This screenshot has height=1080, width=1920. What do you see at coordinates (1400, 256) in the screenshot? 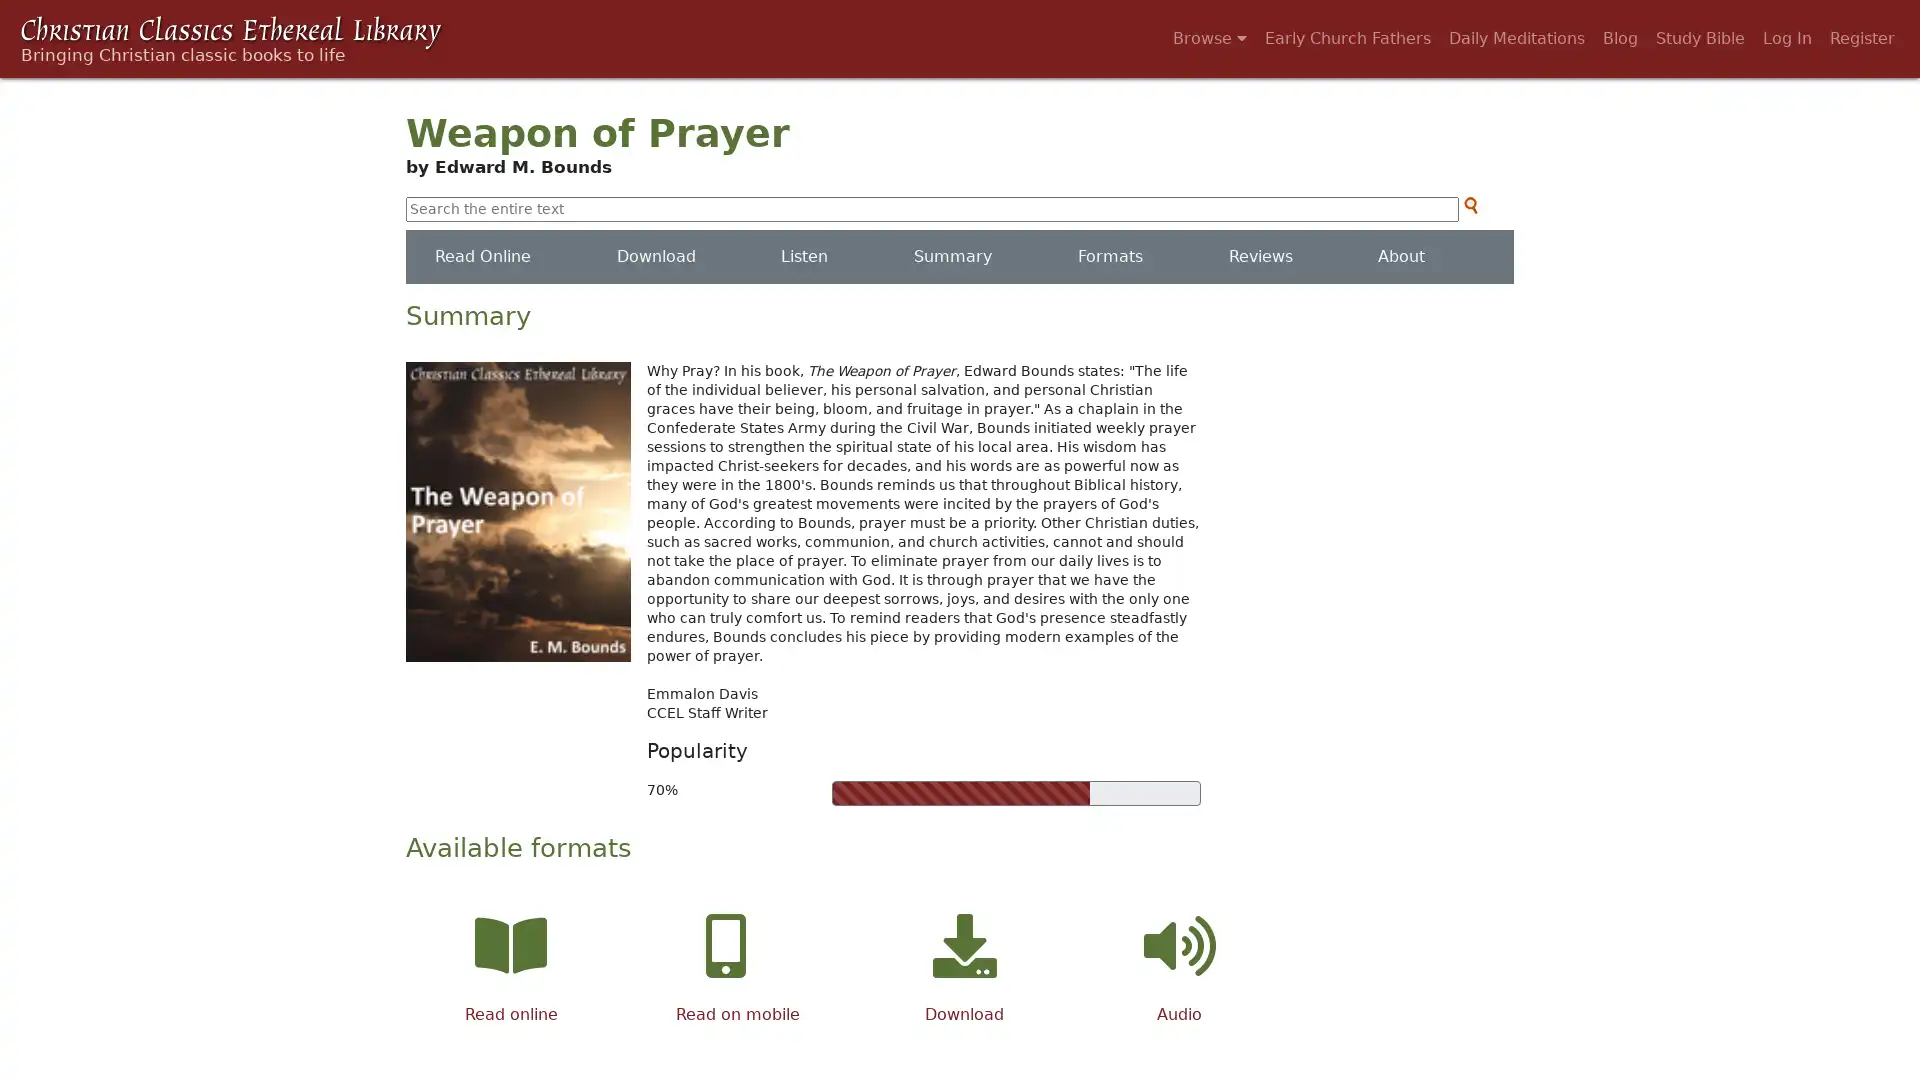
I see `About` at bounding box center [1400, 256].